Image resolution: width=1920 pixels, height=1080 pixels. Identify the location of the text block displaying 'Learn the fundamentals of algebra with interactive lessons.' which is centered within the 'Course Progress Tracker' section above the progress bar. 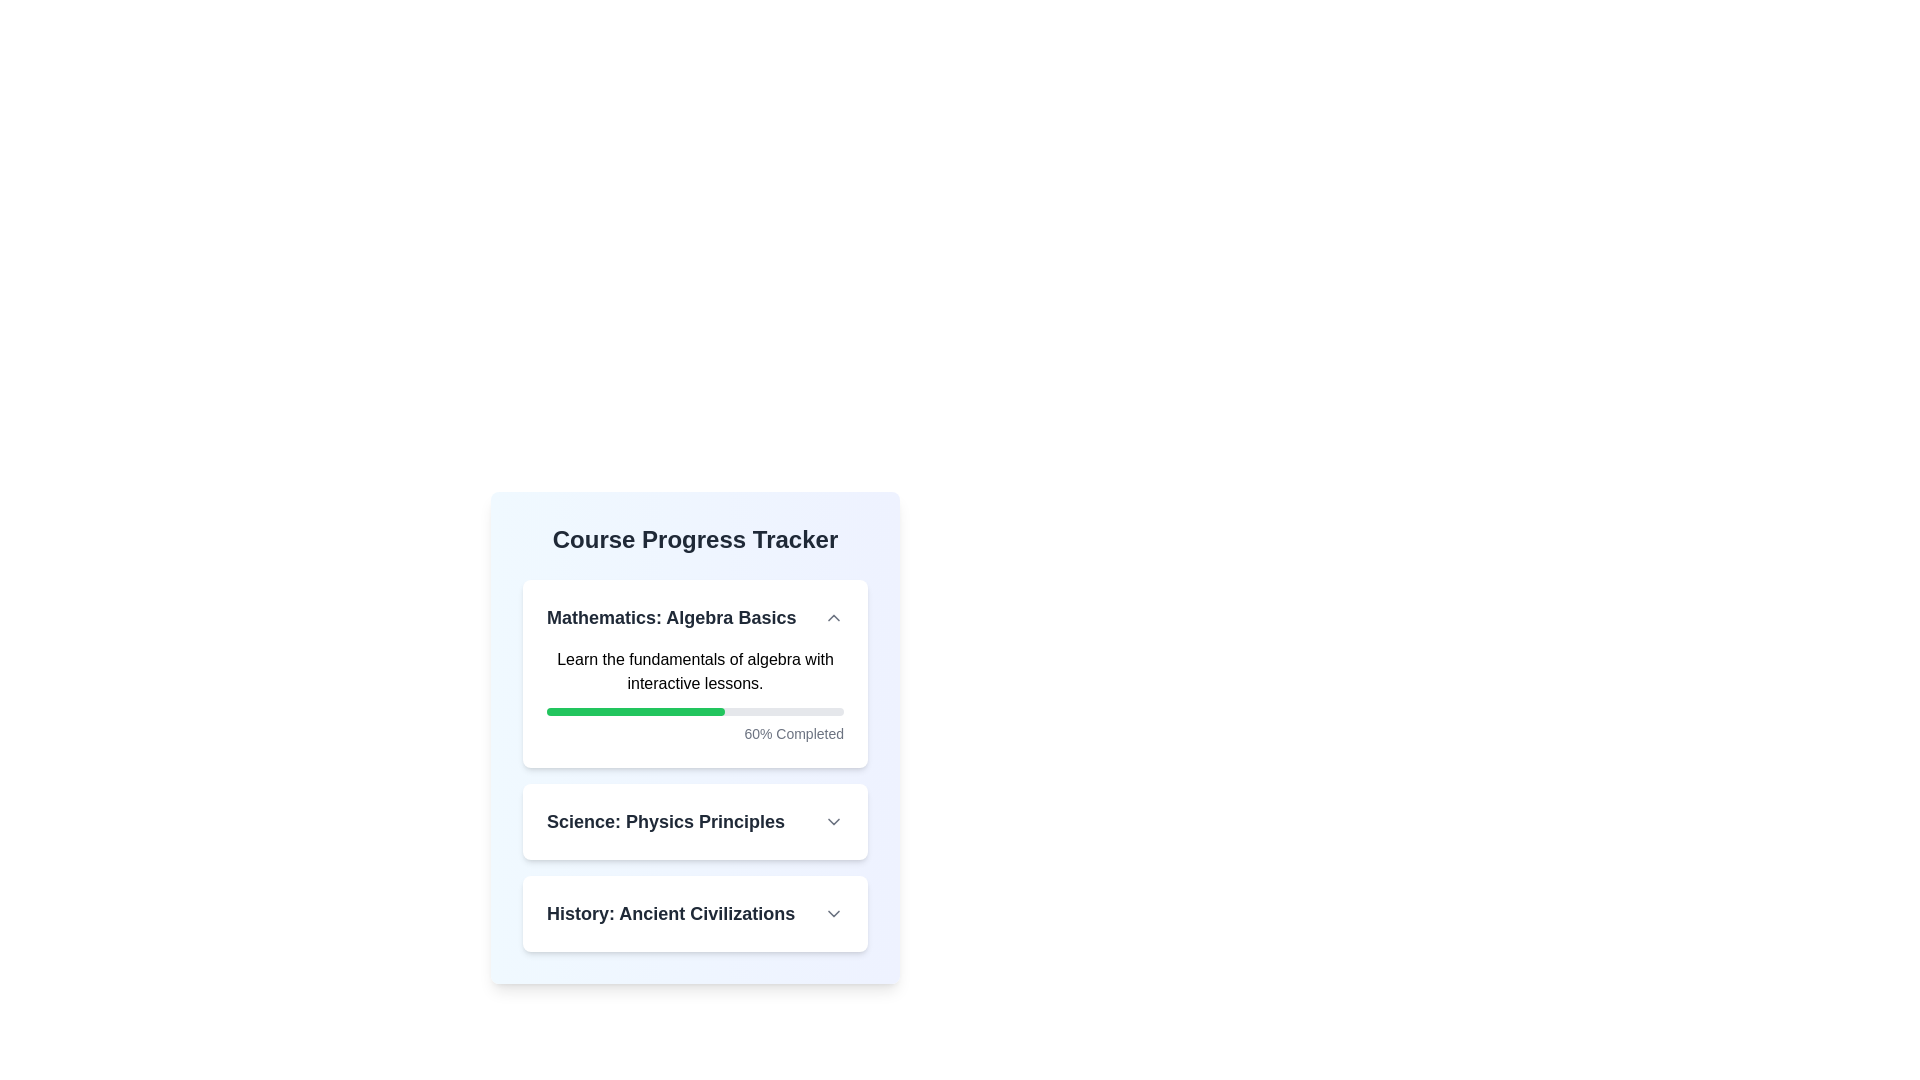
(695, 671).